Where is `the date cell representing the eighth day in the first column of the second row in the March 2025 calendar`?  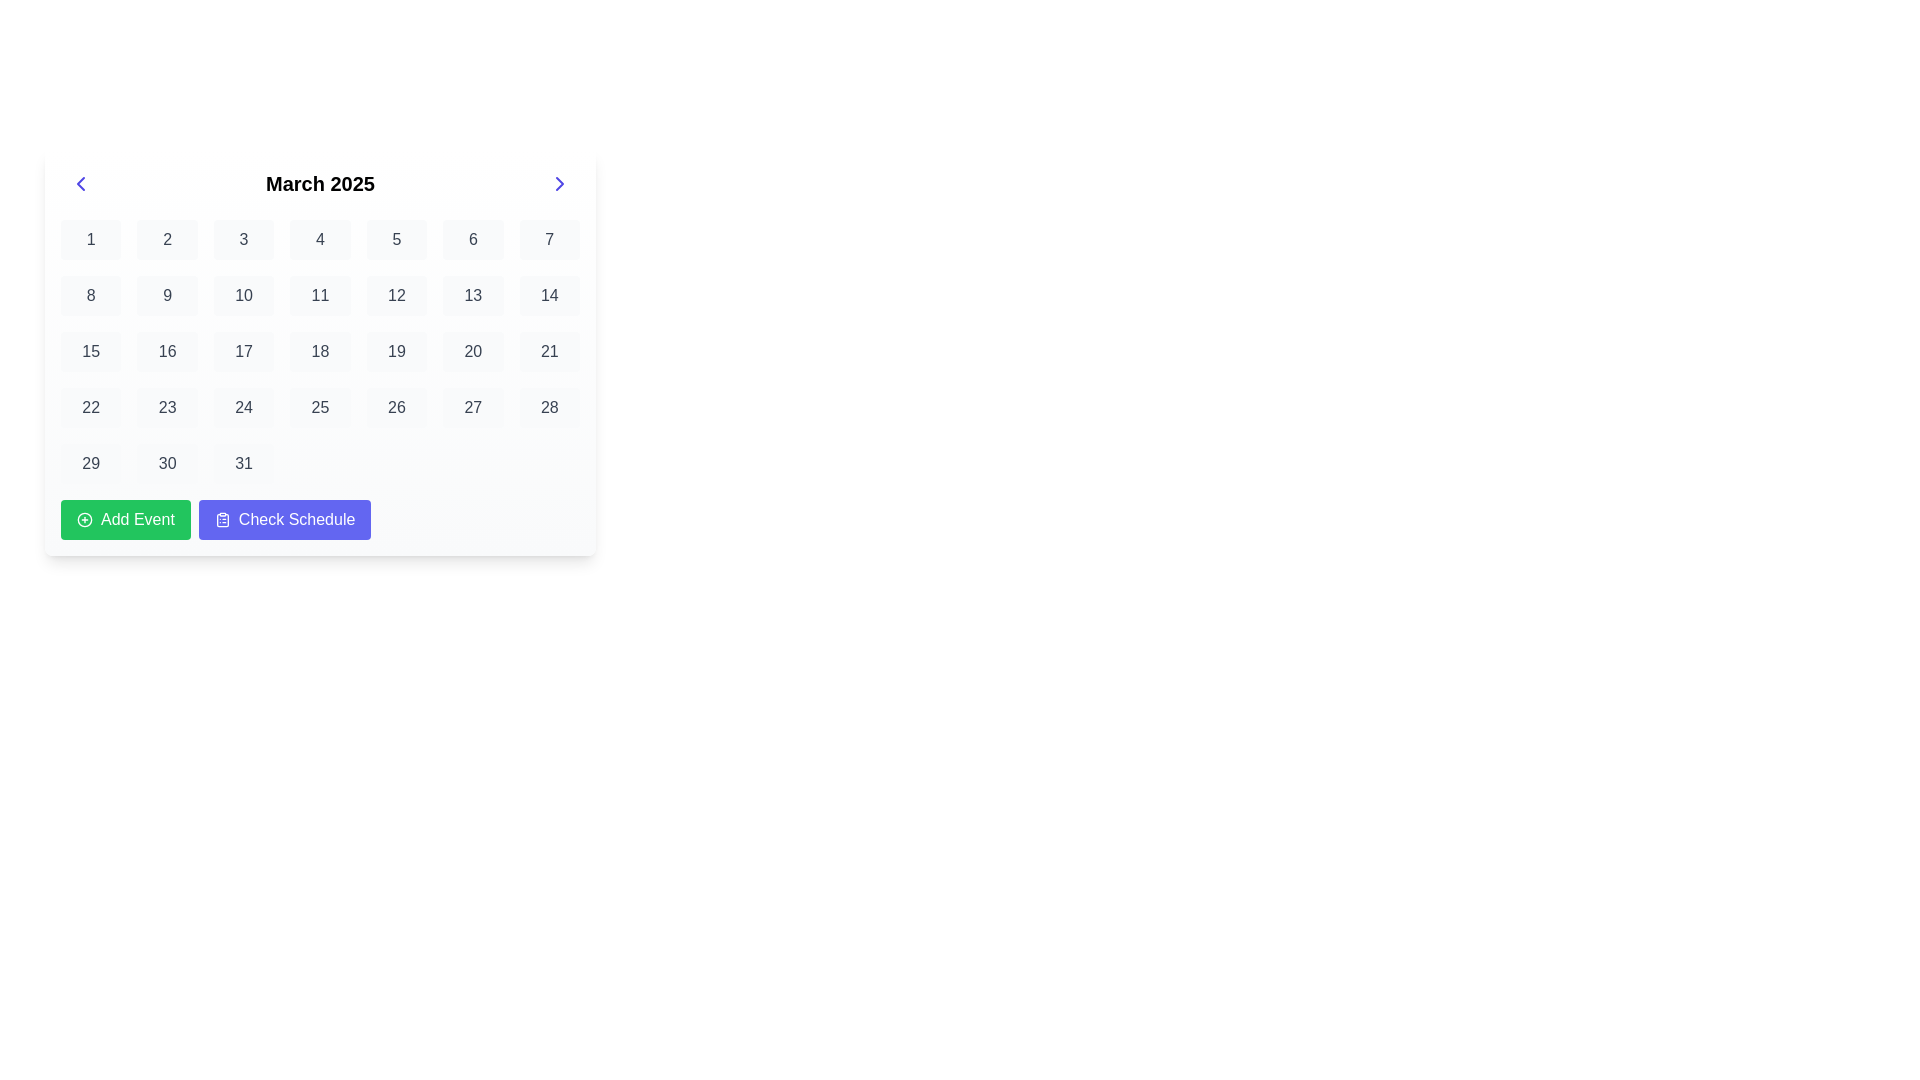 the date cell representing the eighth day in the first column of the second row in the March 2025 calendar is located at coordinates (90, 296).